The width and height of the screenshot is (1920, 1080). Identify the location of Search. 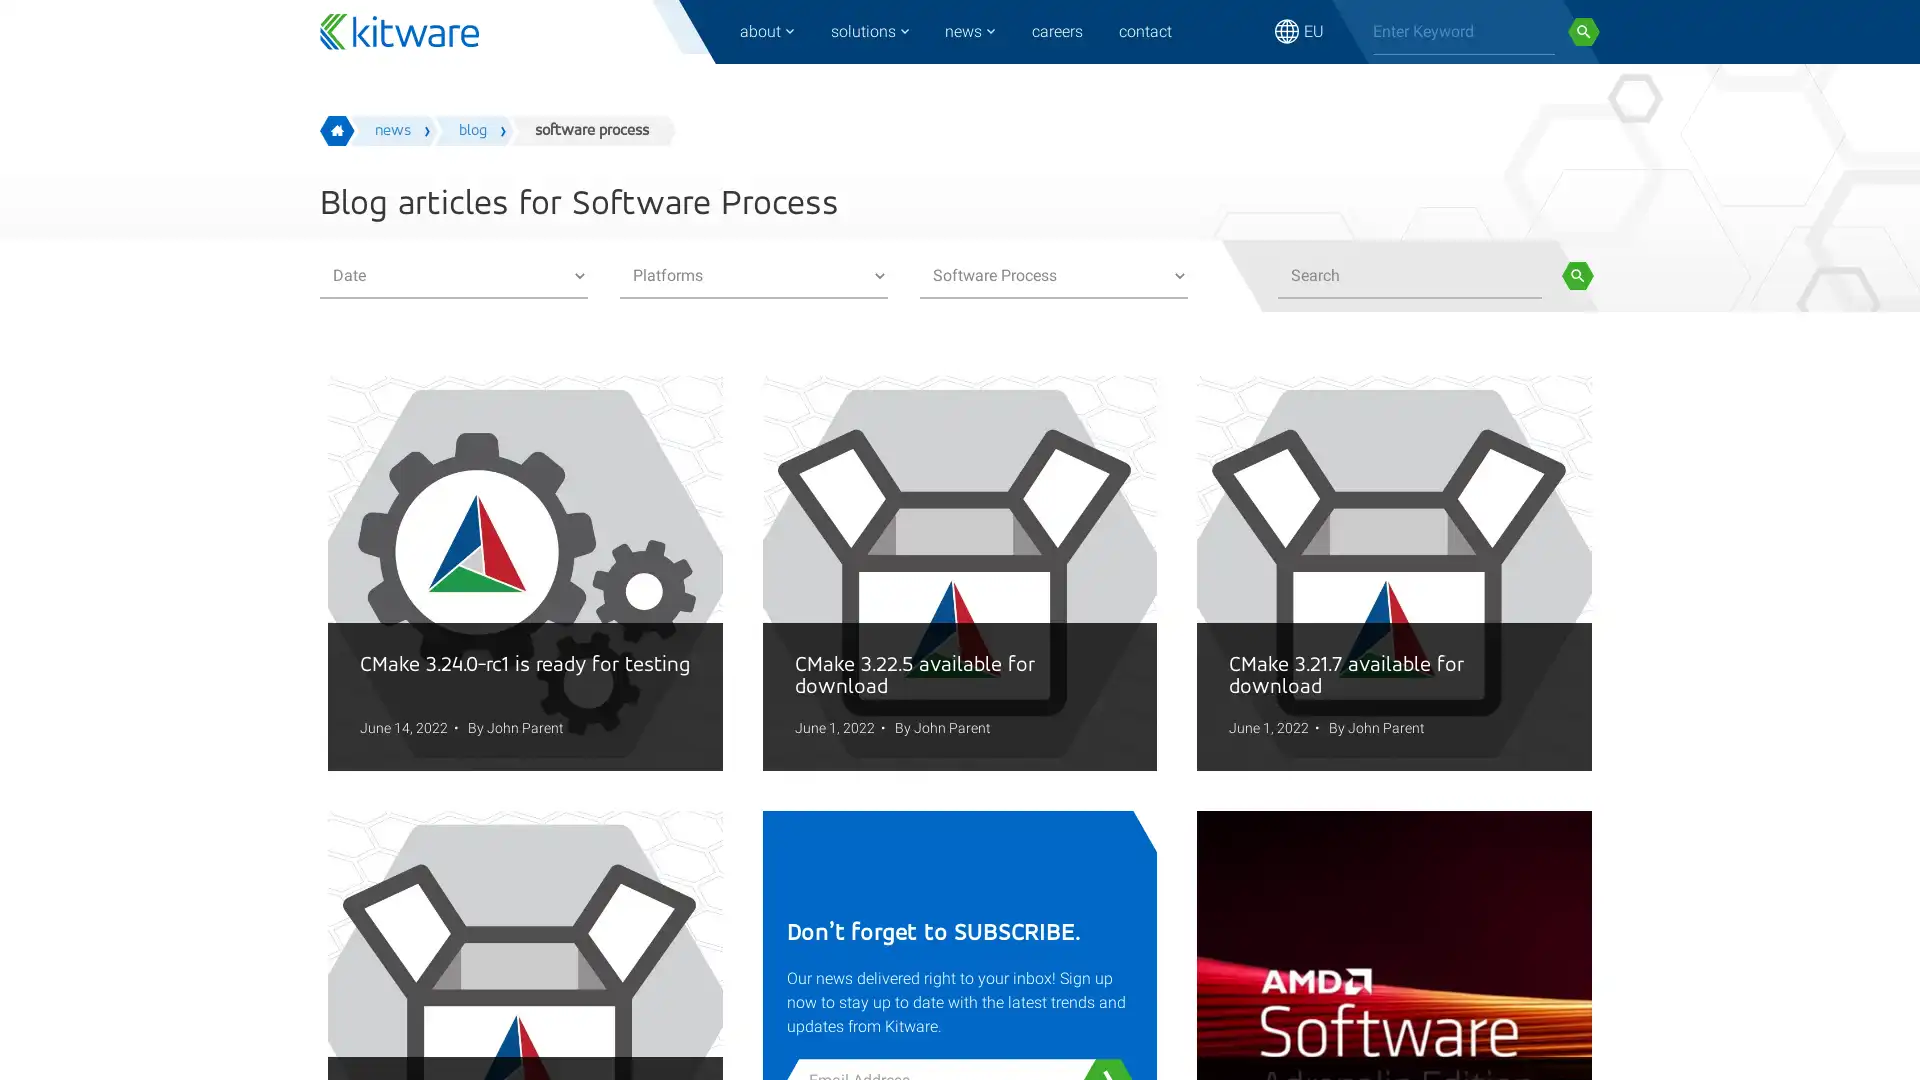
(1583, 31).